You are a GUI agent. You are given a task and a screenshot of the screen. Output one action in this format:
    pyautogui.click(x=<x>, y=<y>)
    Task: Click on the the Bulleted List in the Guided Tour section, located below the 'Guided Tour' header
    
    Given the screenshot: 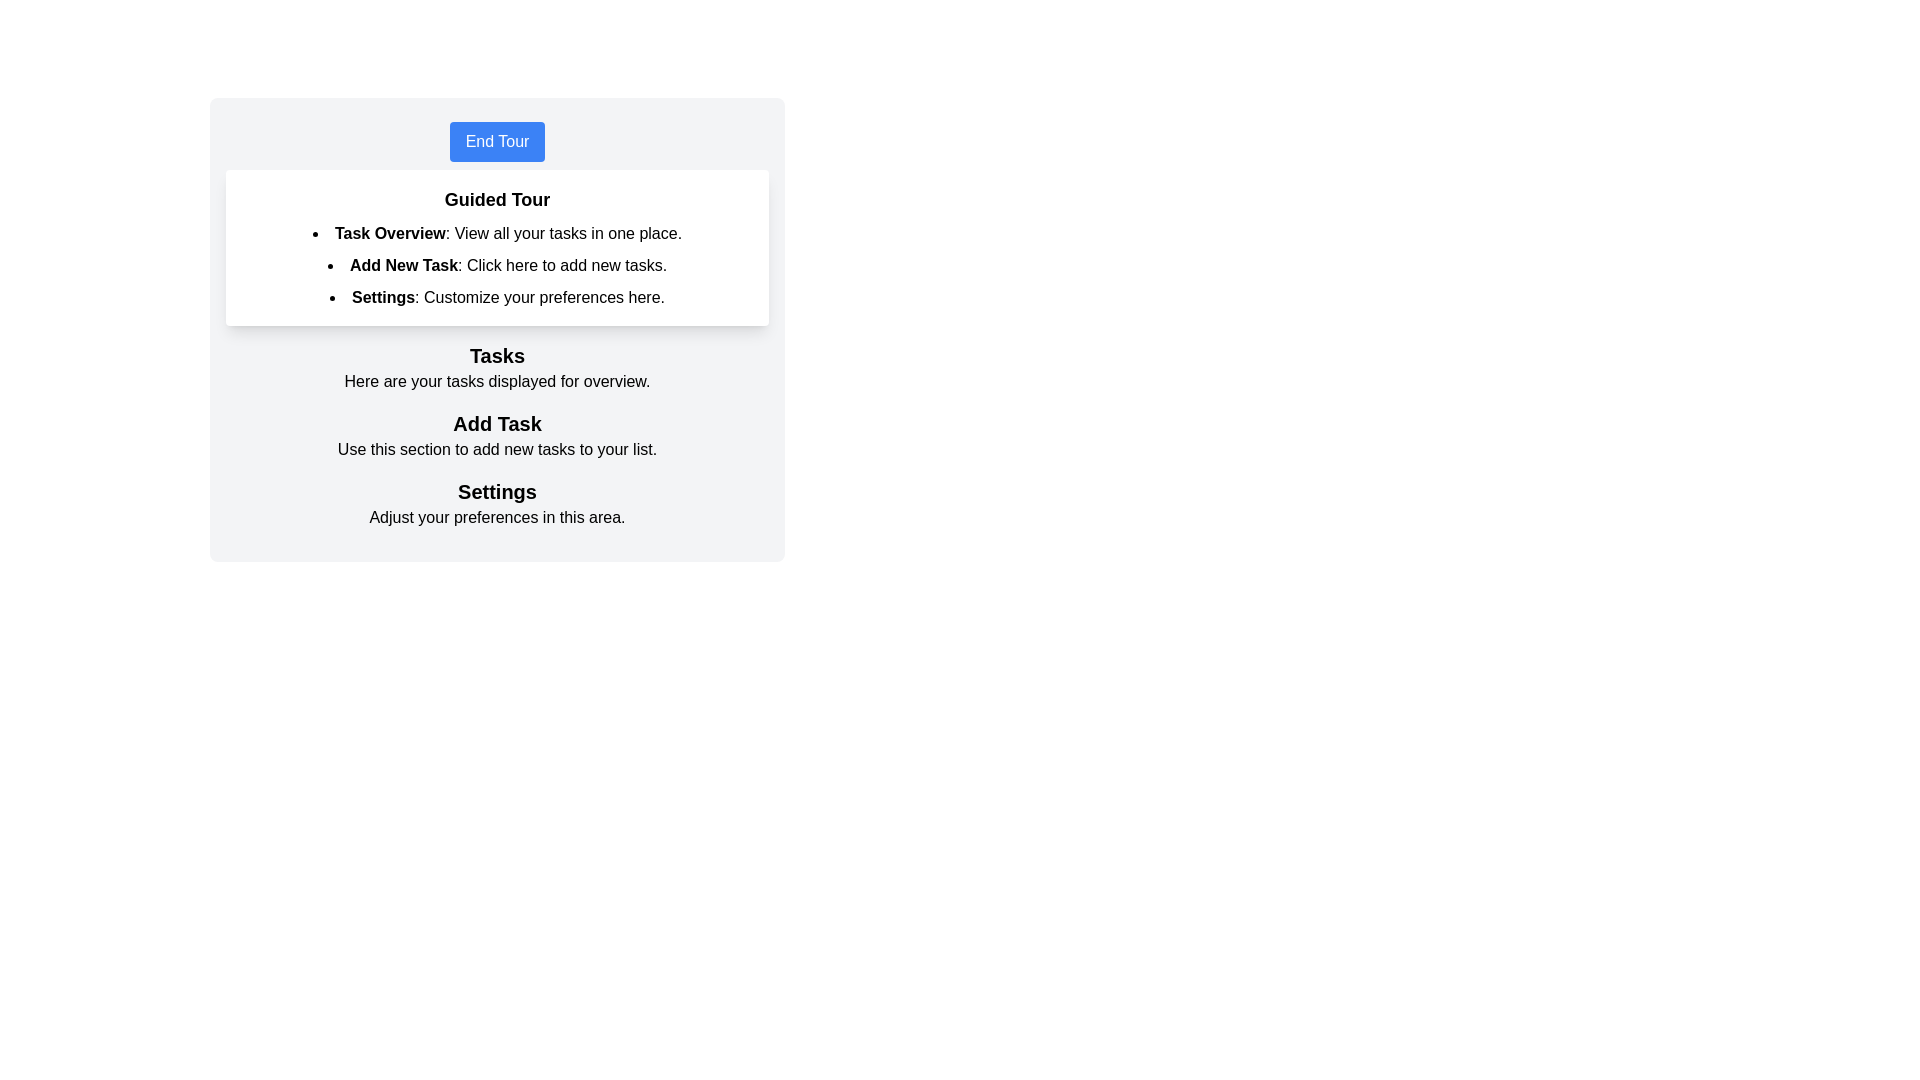 What is the action you would take?
    pyautogui.click(x=497, y=265)
    